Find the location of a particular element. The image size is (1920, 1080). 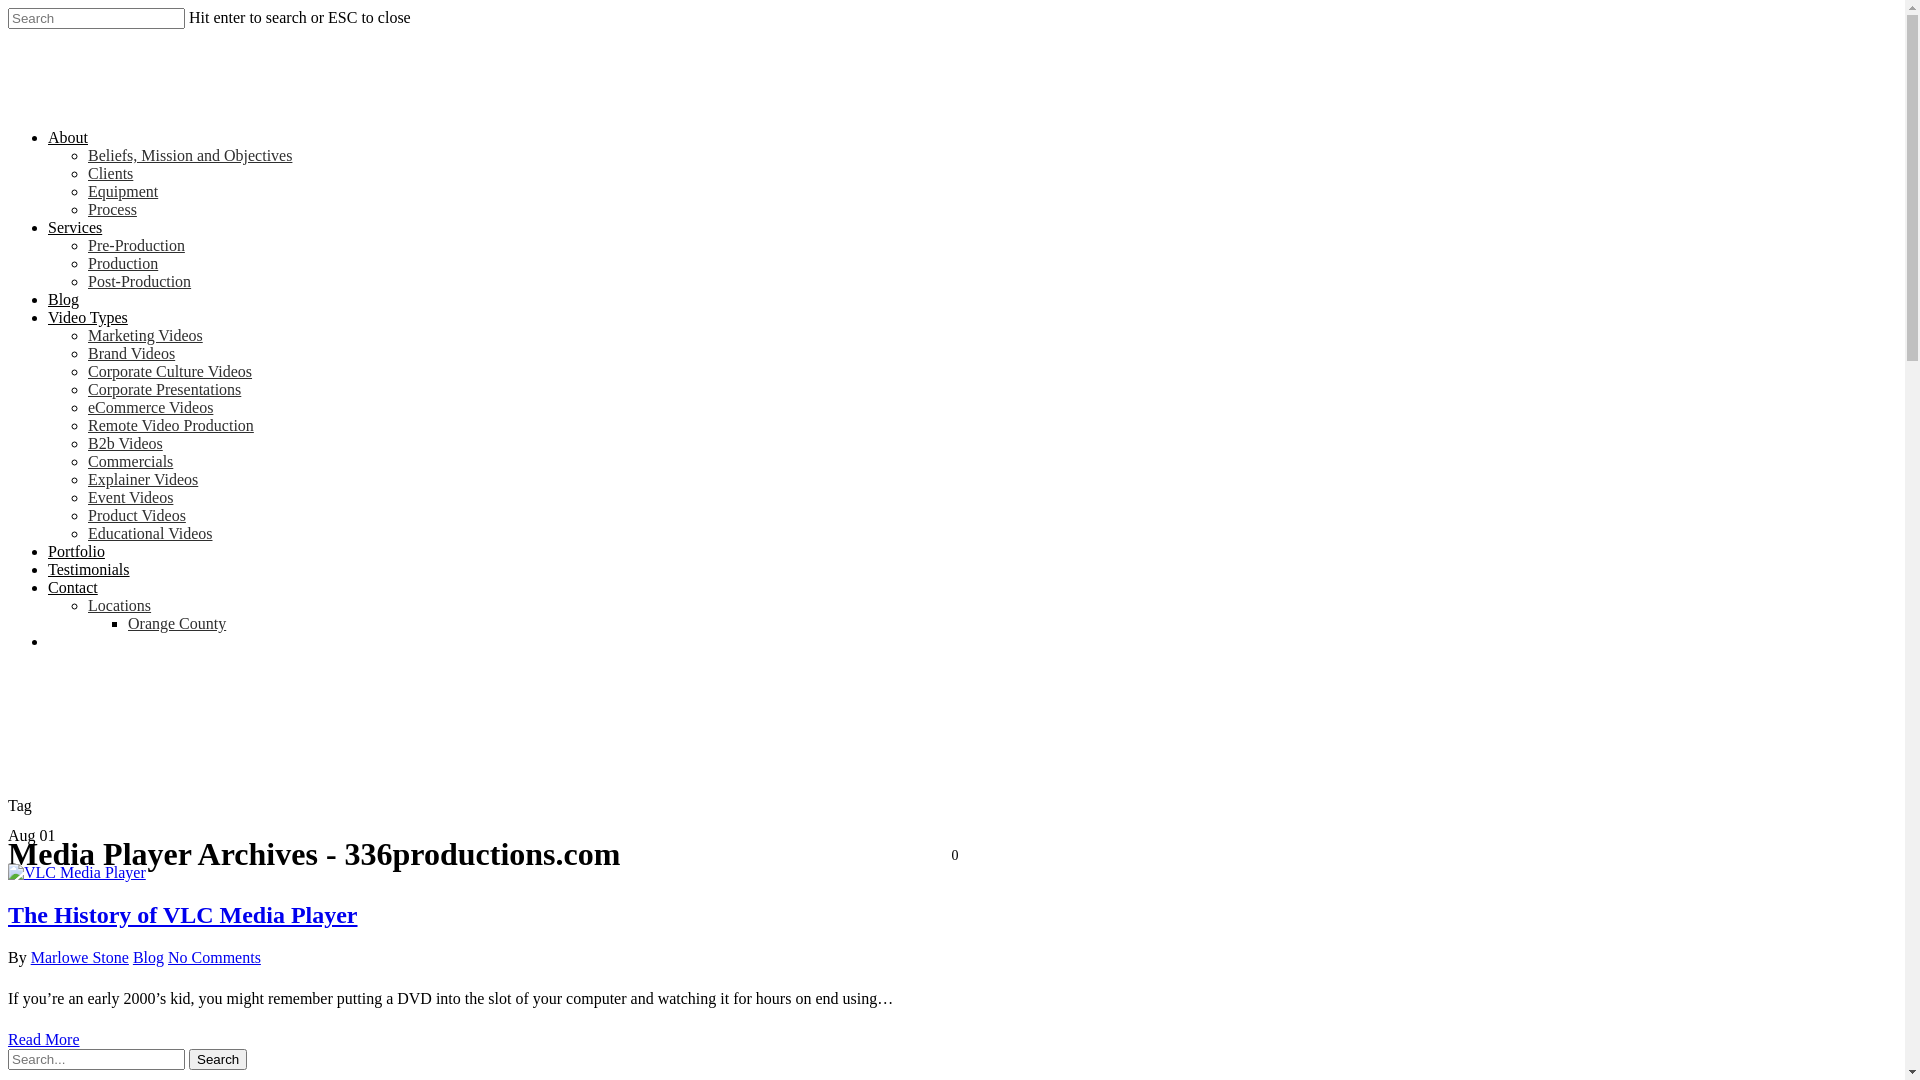

'Corporate Culture Videos' is located at coordinates (86, 371).